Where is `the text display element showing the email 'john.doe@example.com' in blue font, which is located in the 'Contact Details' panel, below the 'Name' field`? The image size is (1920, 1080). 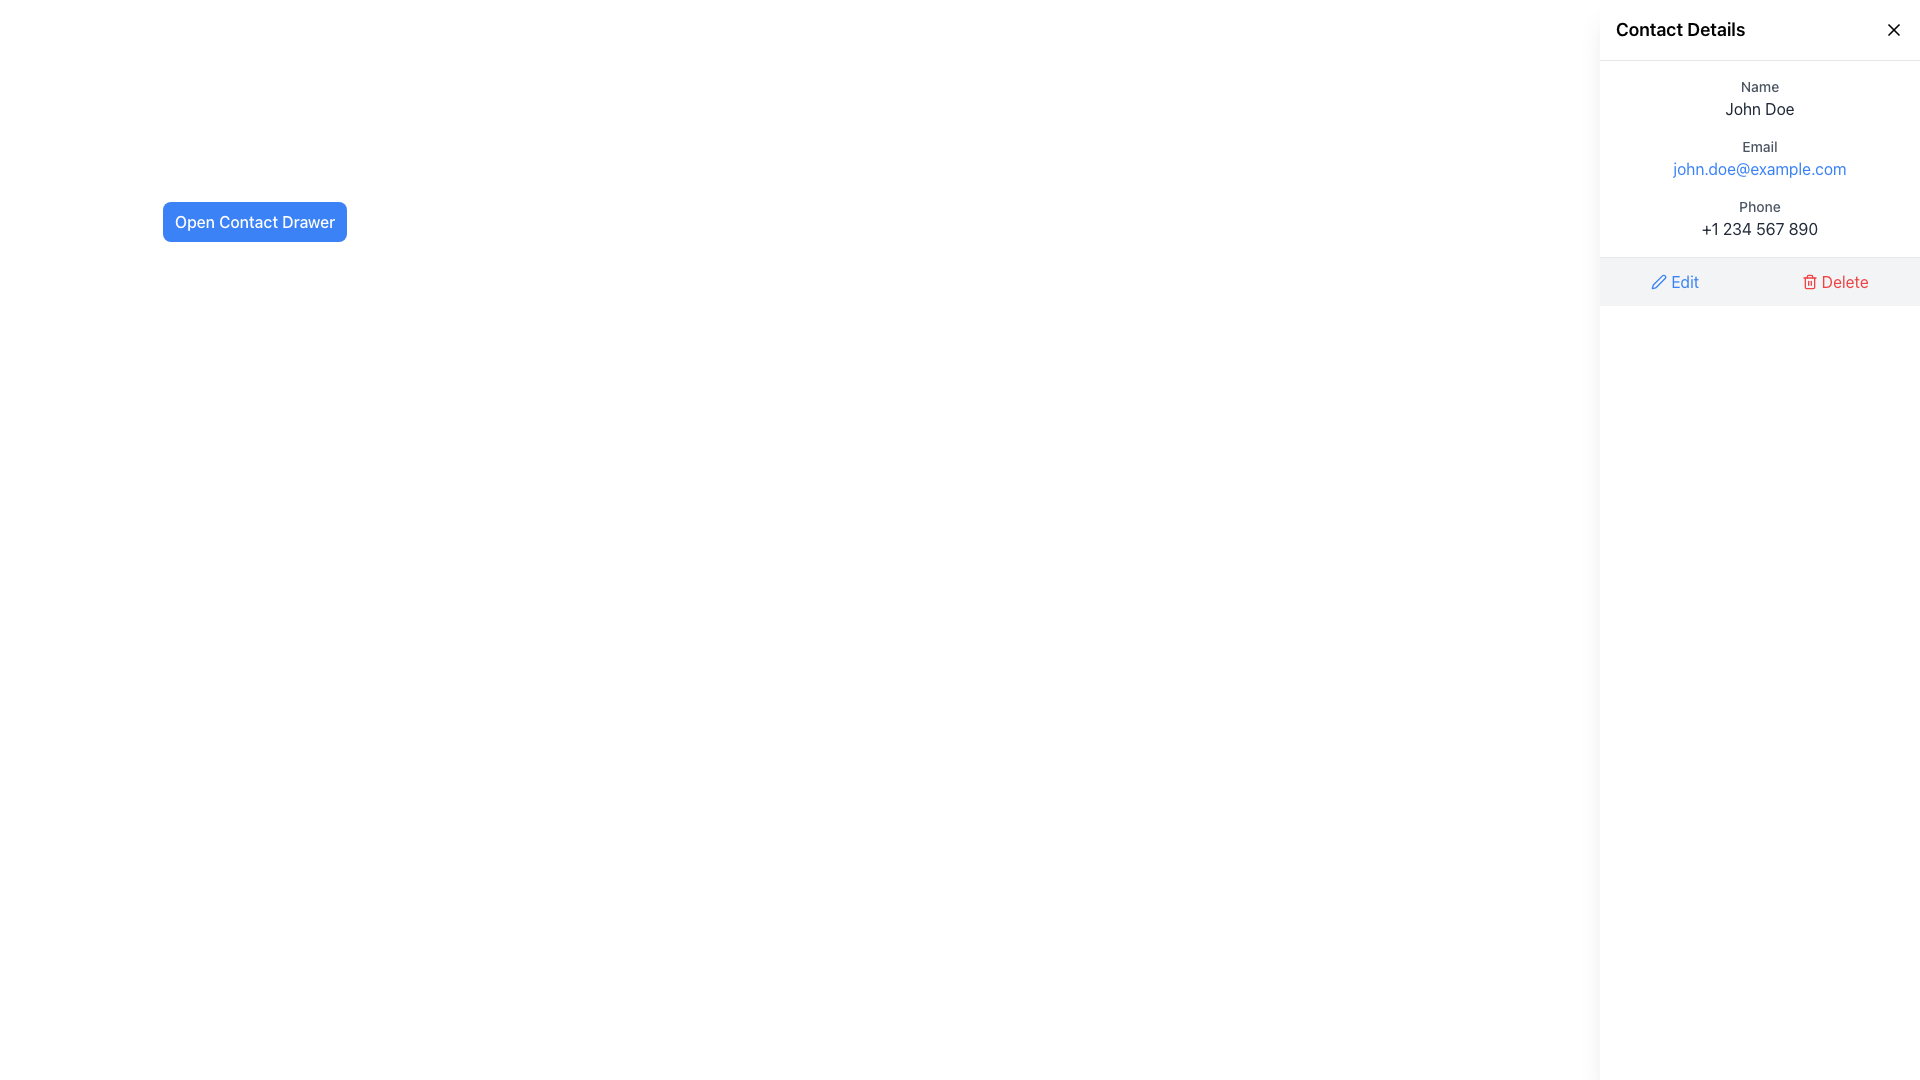
the text display element showing the email 'john.doe@example.com' in blue font, which is located in the 'Contact Details' panel, below the 'Name' field is located at coordinates (1760, 157).